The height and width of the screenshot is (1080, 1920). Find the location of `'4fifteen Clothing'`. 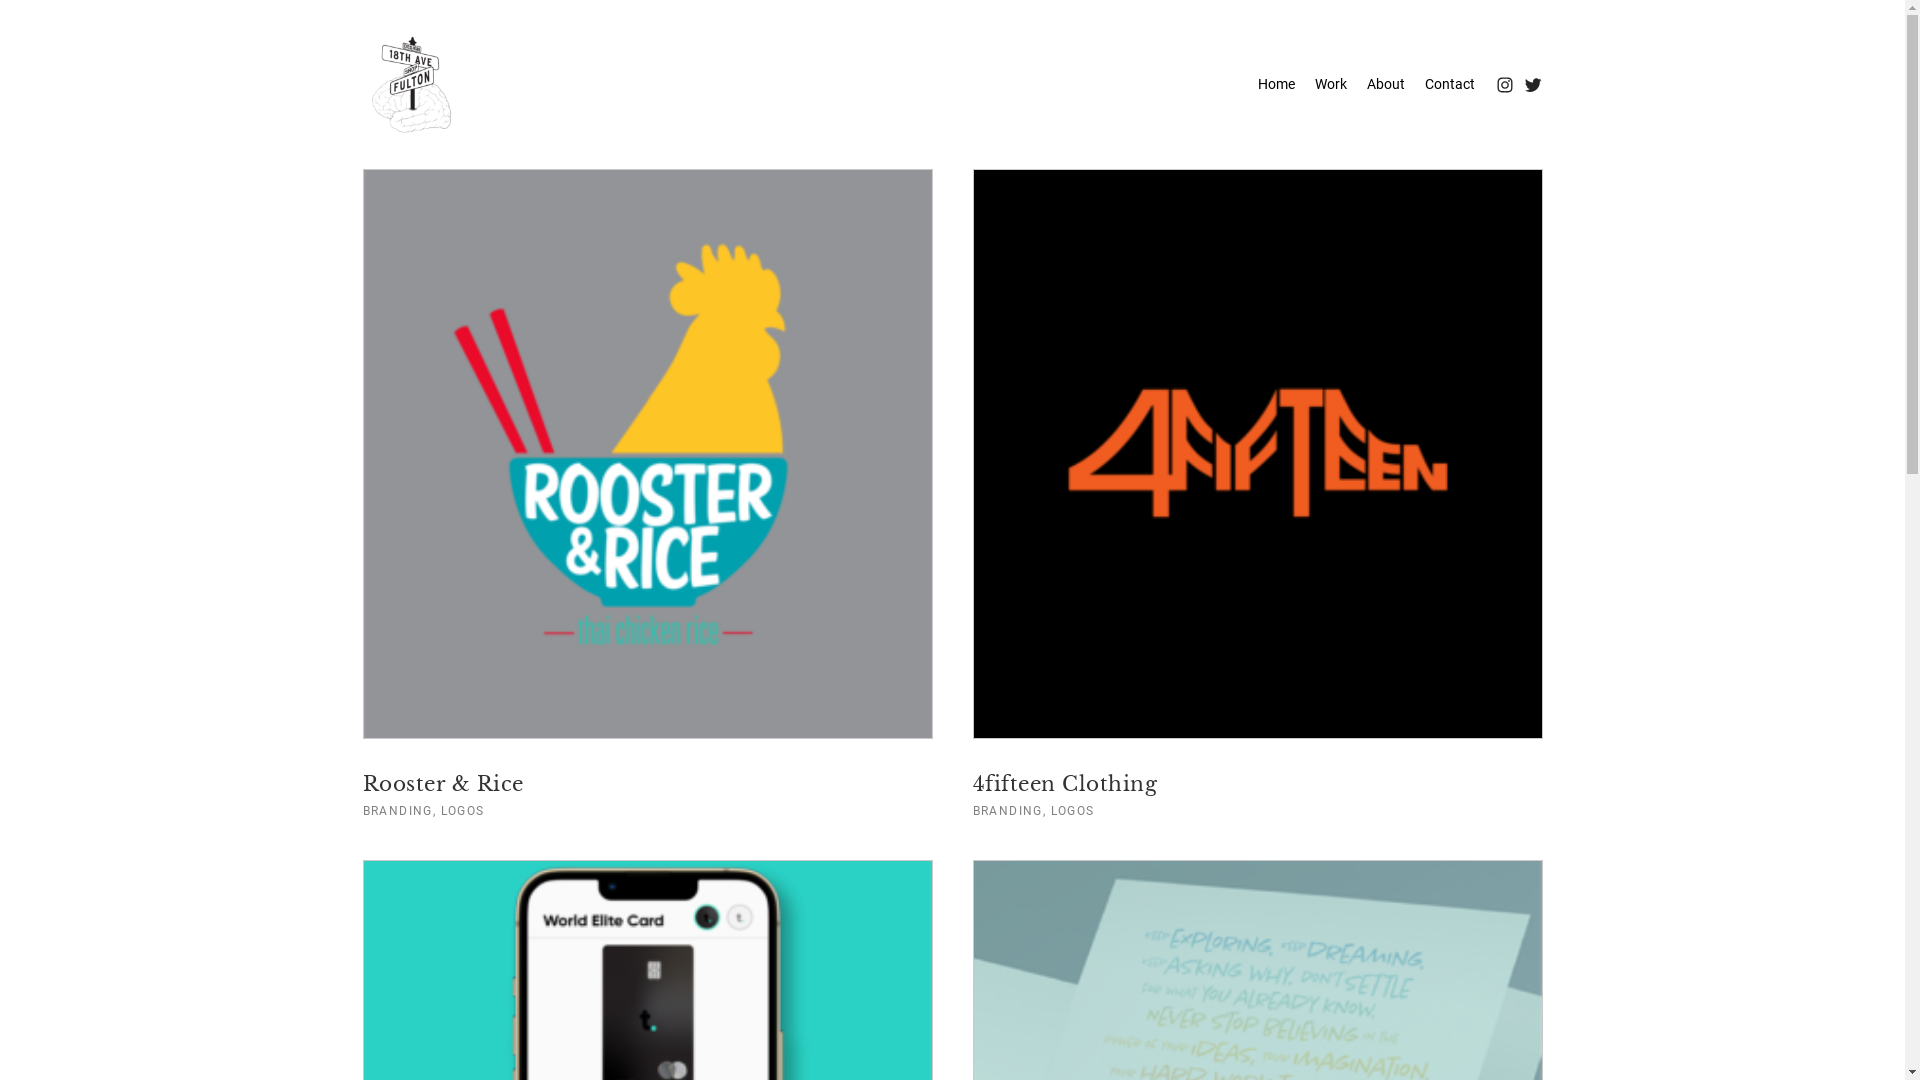

'4fifteen Clothing' is located at coordinates (971, 782).